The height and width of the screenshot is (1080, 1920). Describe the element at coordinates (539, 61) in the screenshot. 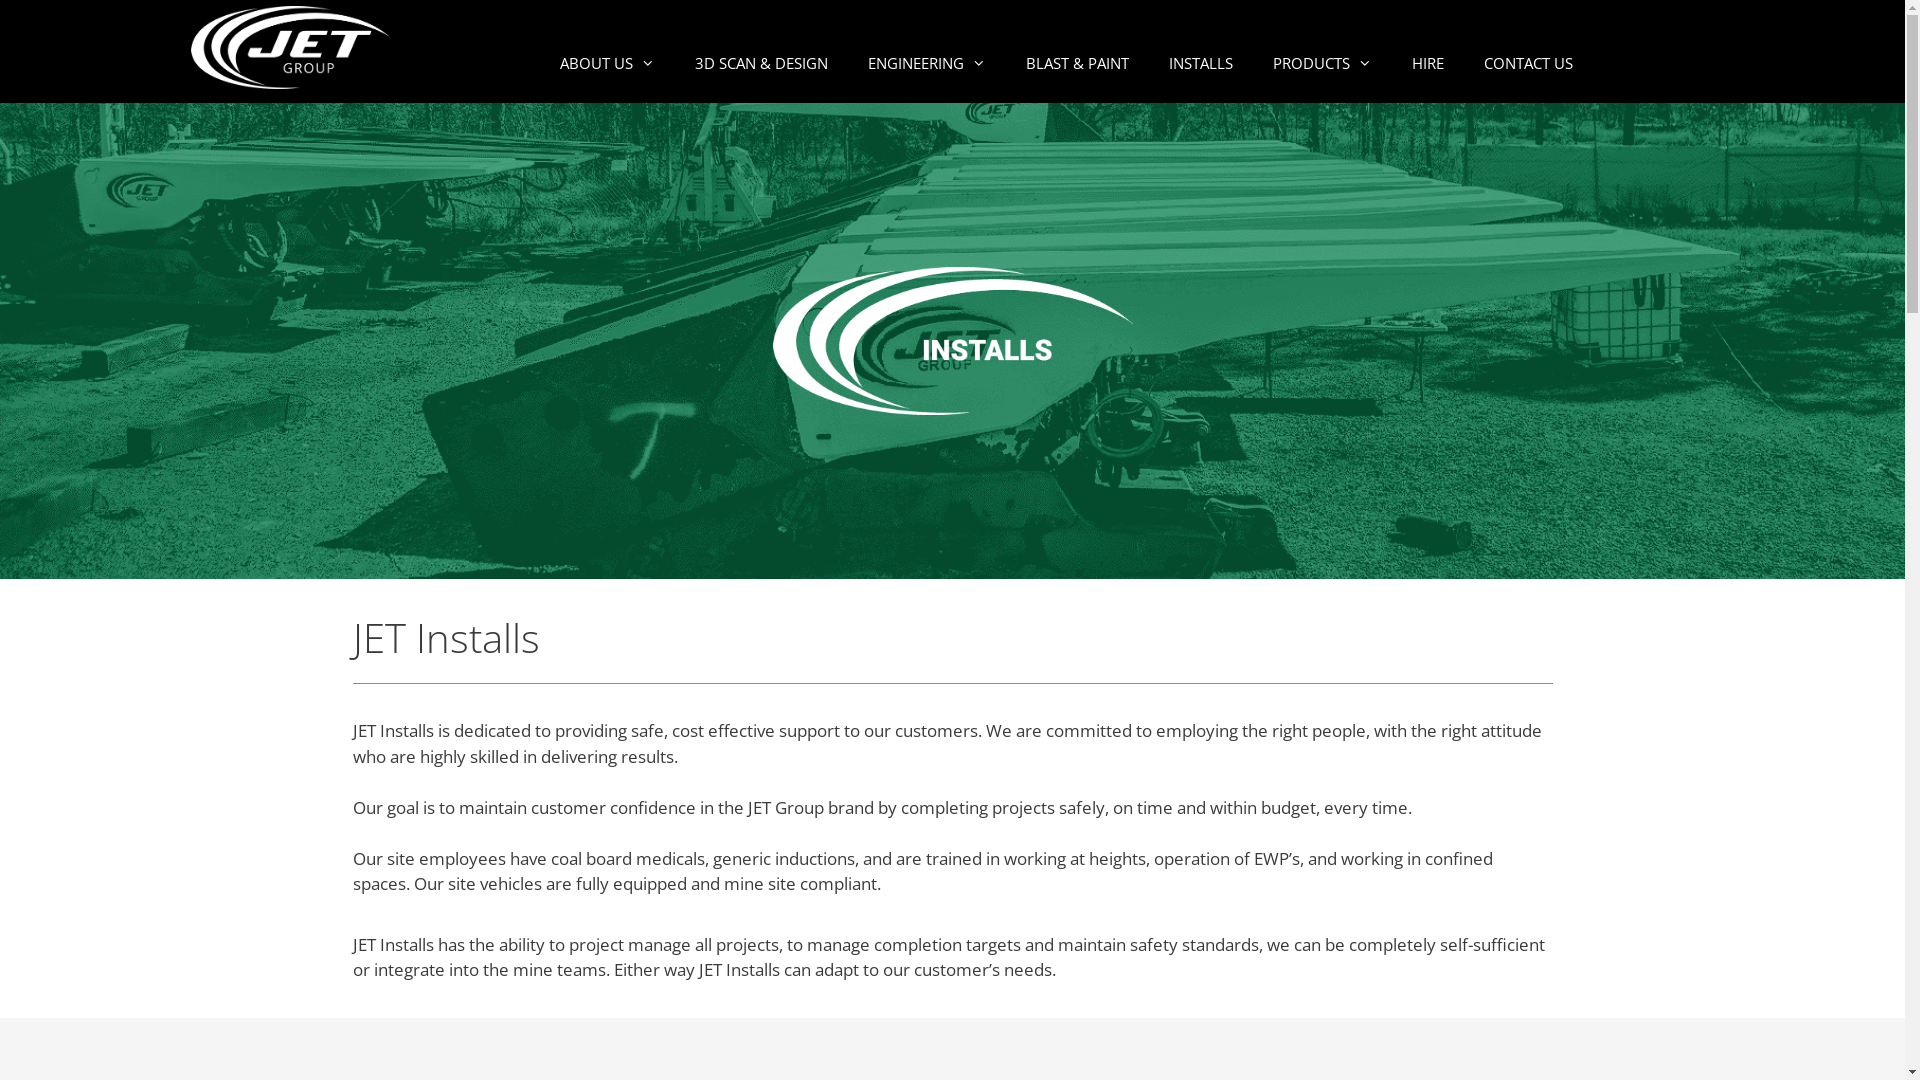

I see `'ABOUT US'` at that location.